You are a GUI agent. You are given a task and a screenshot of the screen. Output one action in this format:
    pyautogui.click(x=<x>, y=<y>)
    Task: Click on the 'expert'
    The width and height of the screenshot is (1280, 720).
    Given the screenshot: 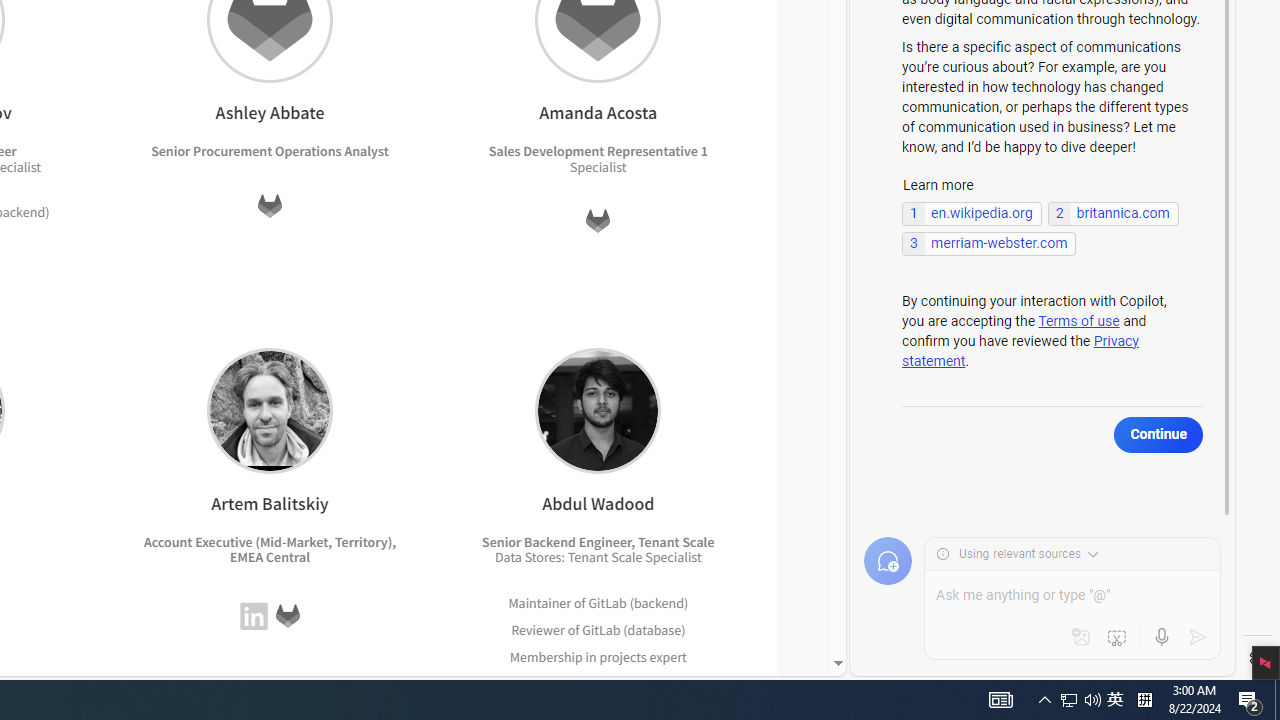 What is the action you would take?
    pyautogui.click(x=664, y=682)
    